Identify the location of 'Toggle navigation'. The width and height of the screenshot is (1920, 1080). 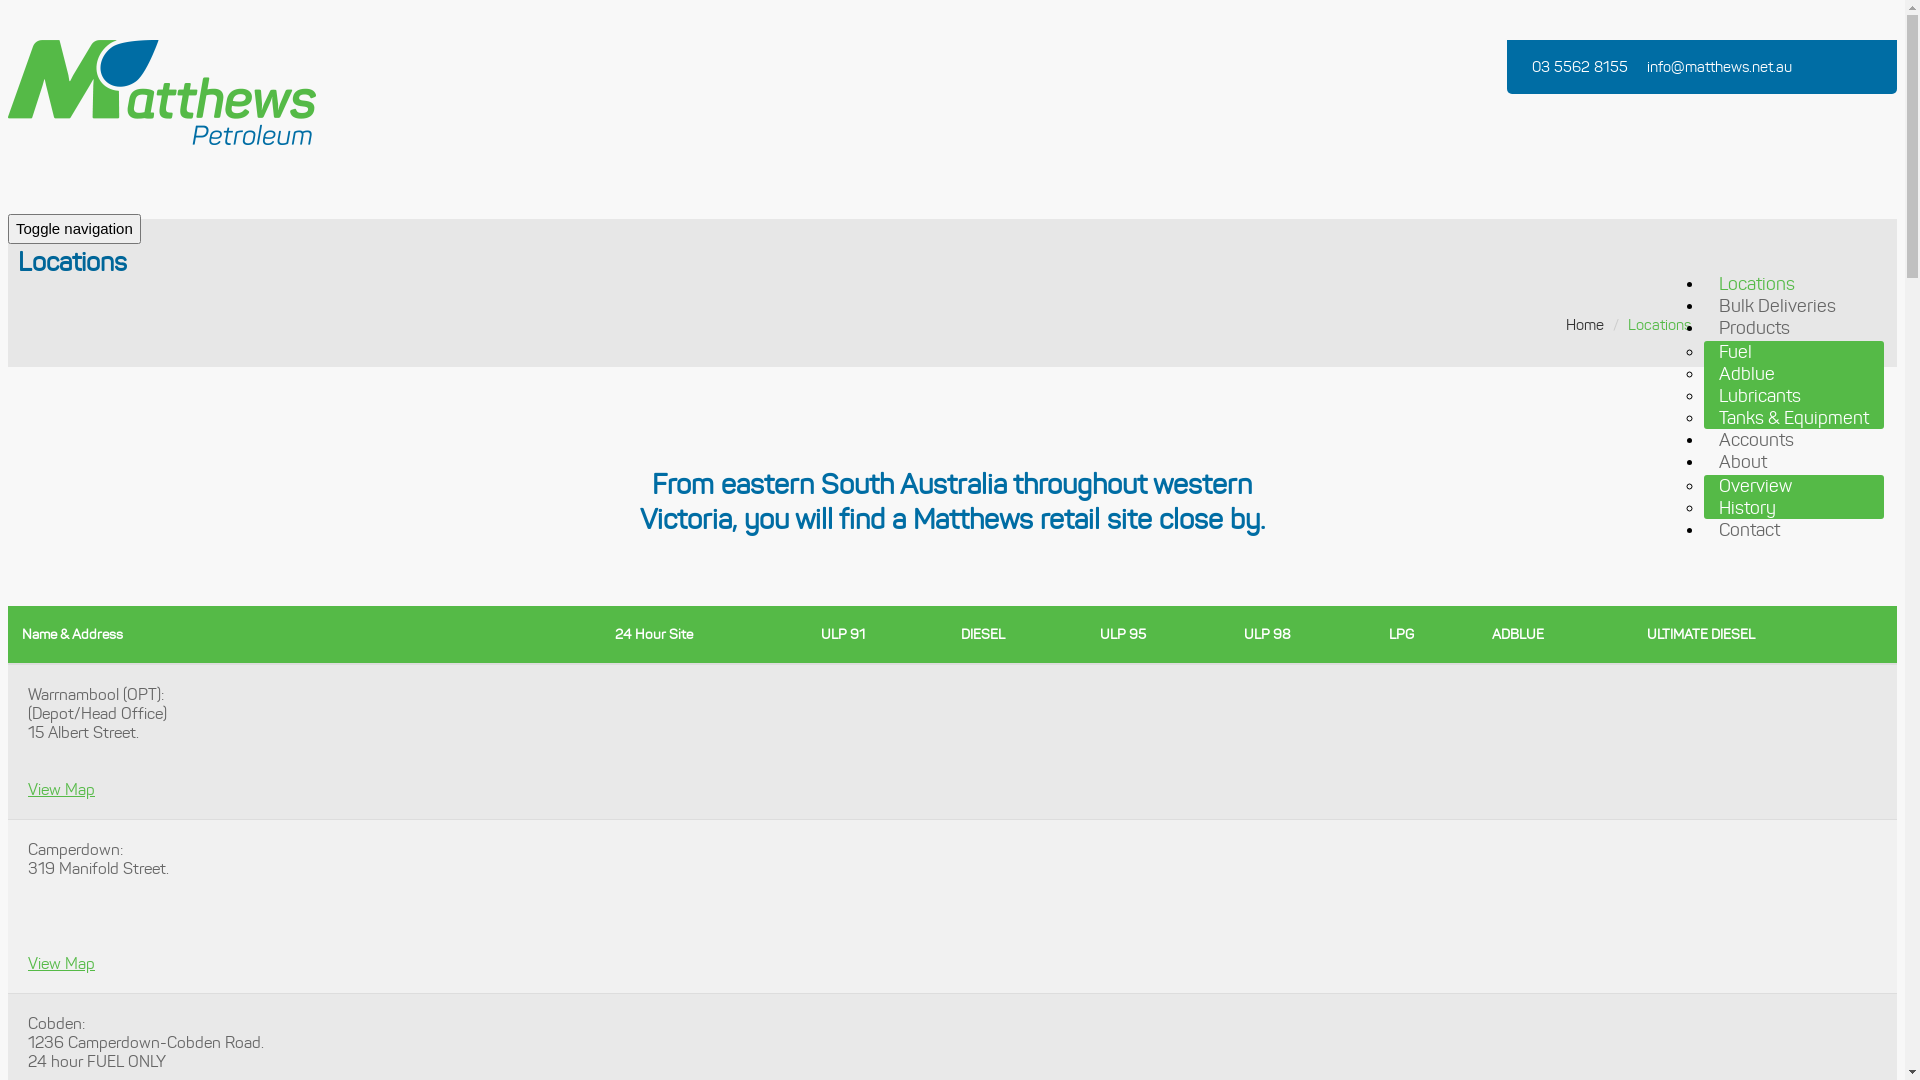
(8, 227).